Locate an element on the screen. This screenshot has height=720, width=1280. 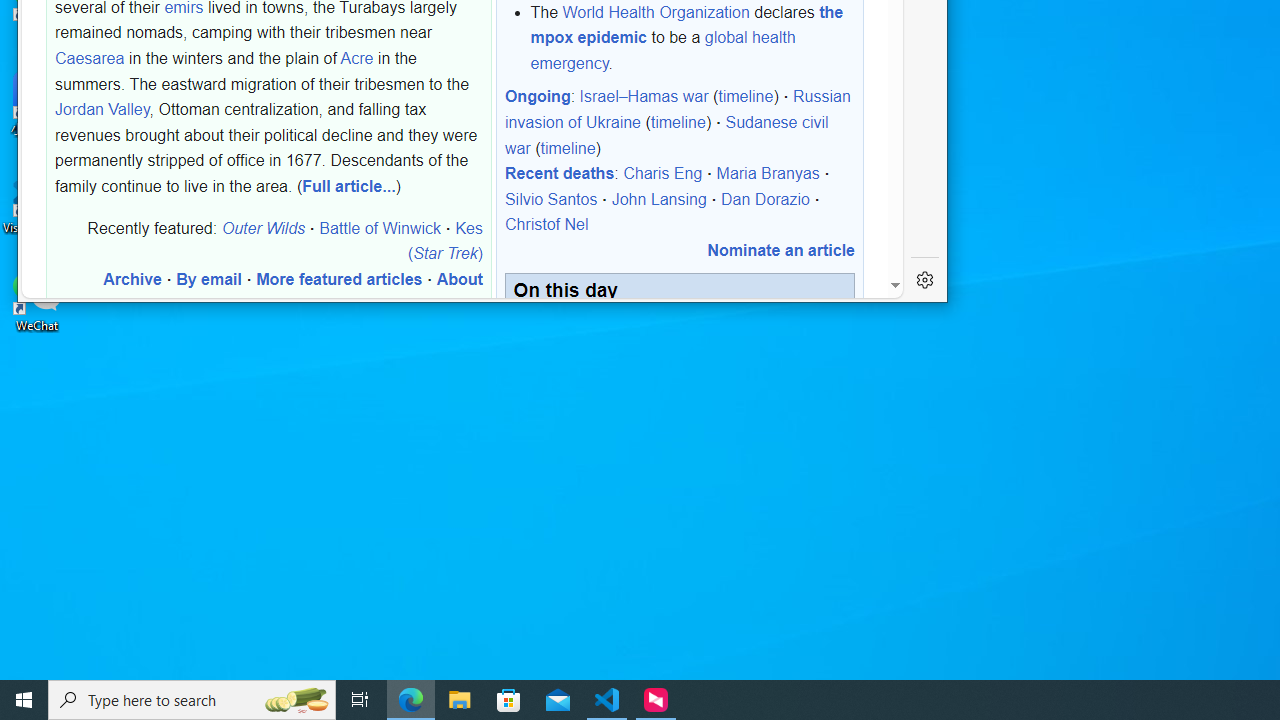
'Start' is located at coordinates (24, 698).